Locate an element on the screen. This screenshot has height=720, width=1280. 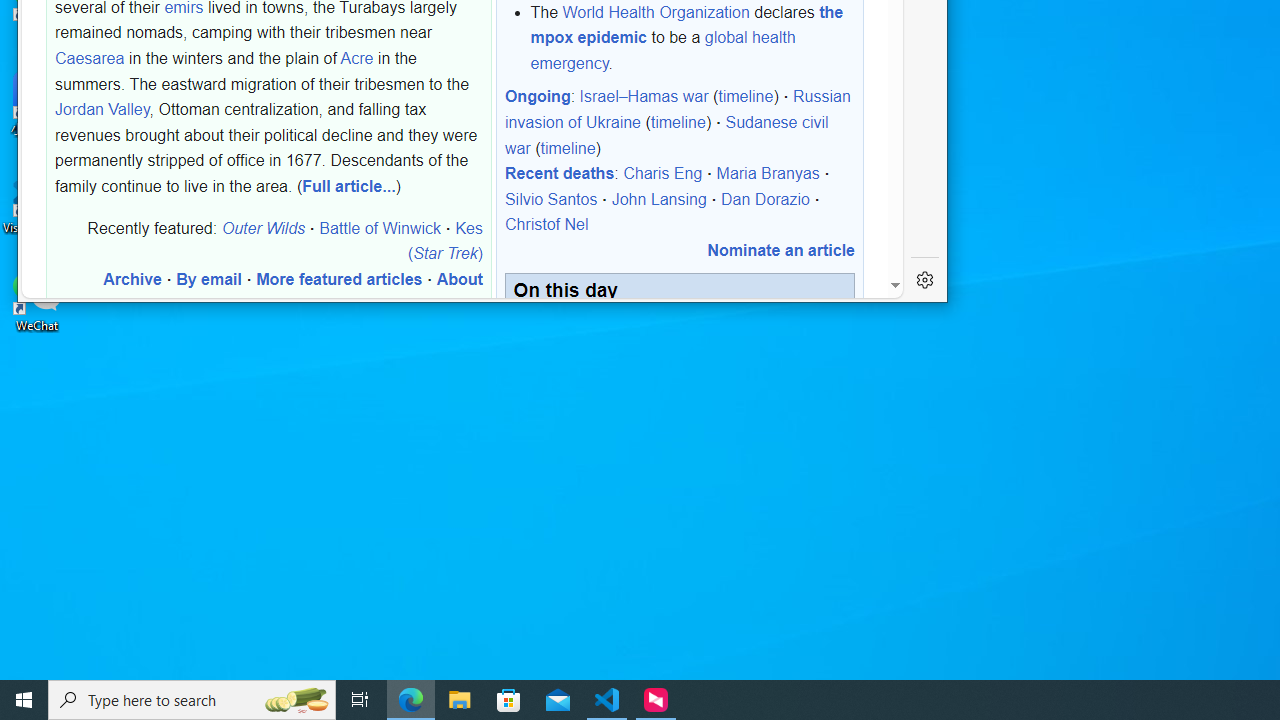
'Start' is located at coordinates (24, 698).